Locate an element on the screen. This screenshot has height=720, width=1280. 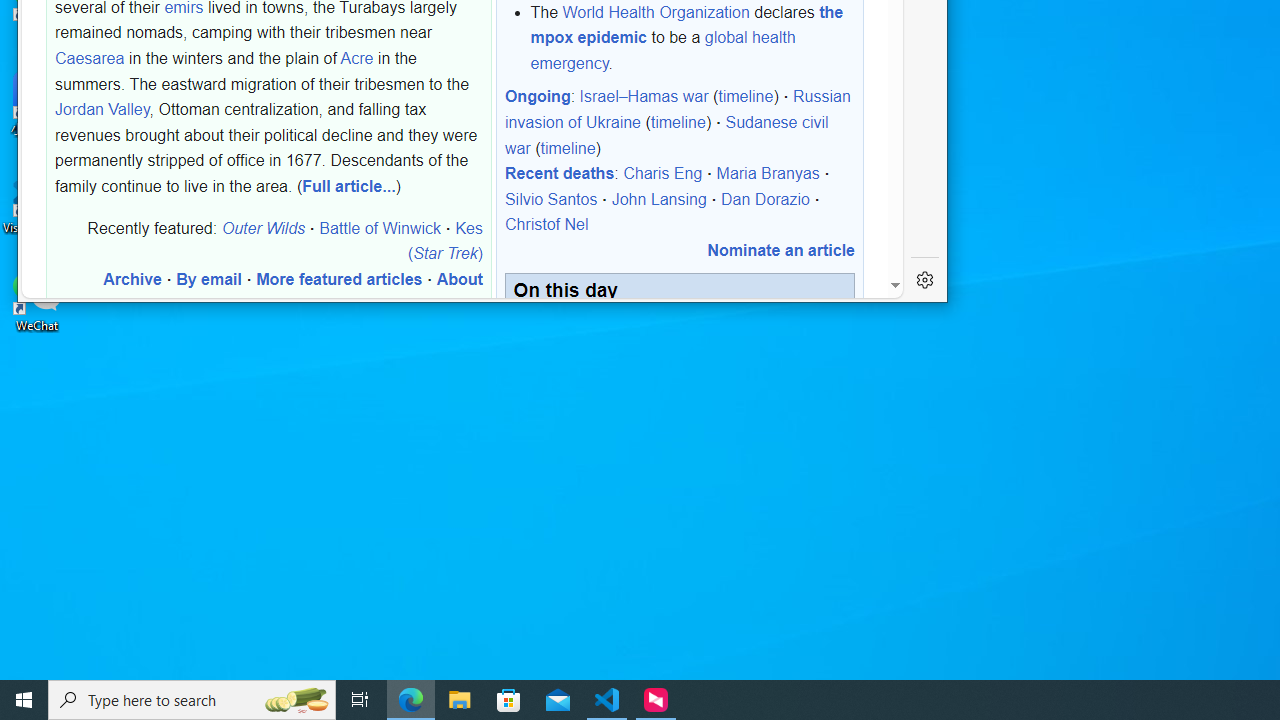
'Start' is located at coordinates (24, 698).